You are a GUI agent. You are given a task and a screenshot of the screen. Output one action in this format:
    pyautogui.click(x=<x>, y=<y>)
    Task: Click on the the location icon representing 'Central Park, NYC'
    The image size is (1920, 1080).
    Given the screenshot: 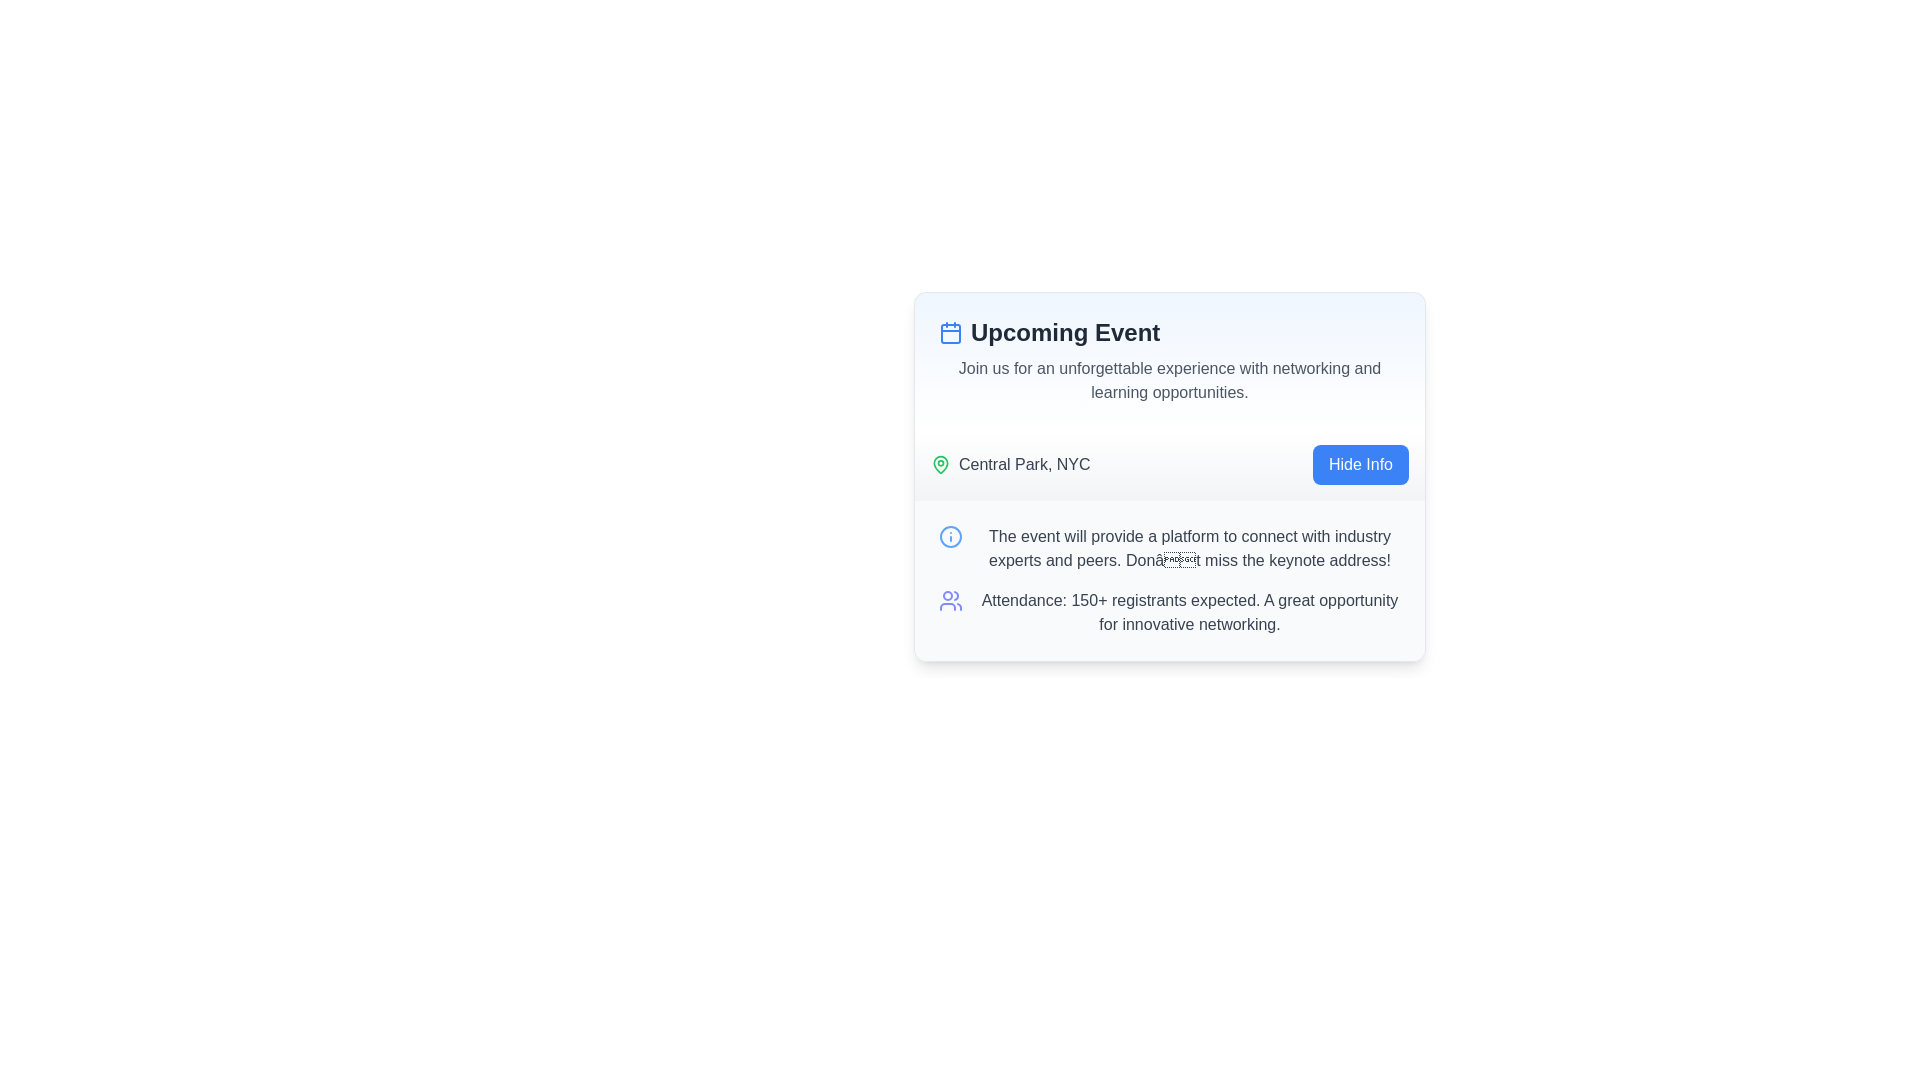 What is the action you would take?
    pyautogui.click(x=939, y=465)
    